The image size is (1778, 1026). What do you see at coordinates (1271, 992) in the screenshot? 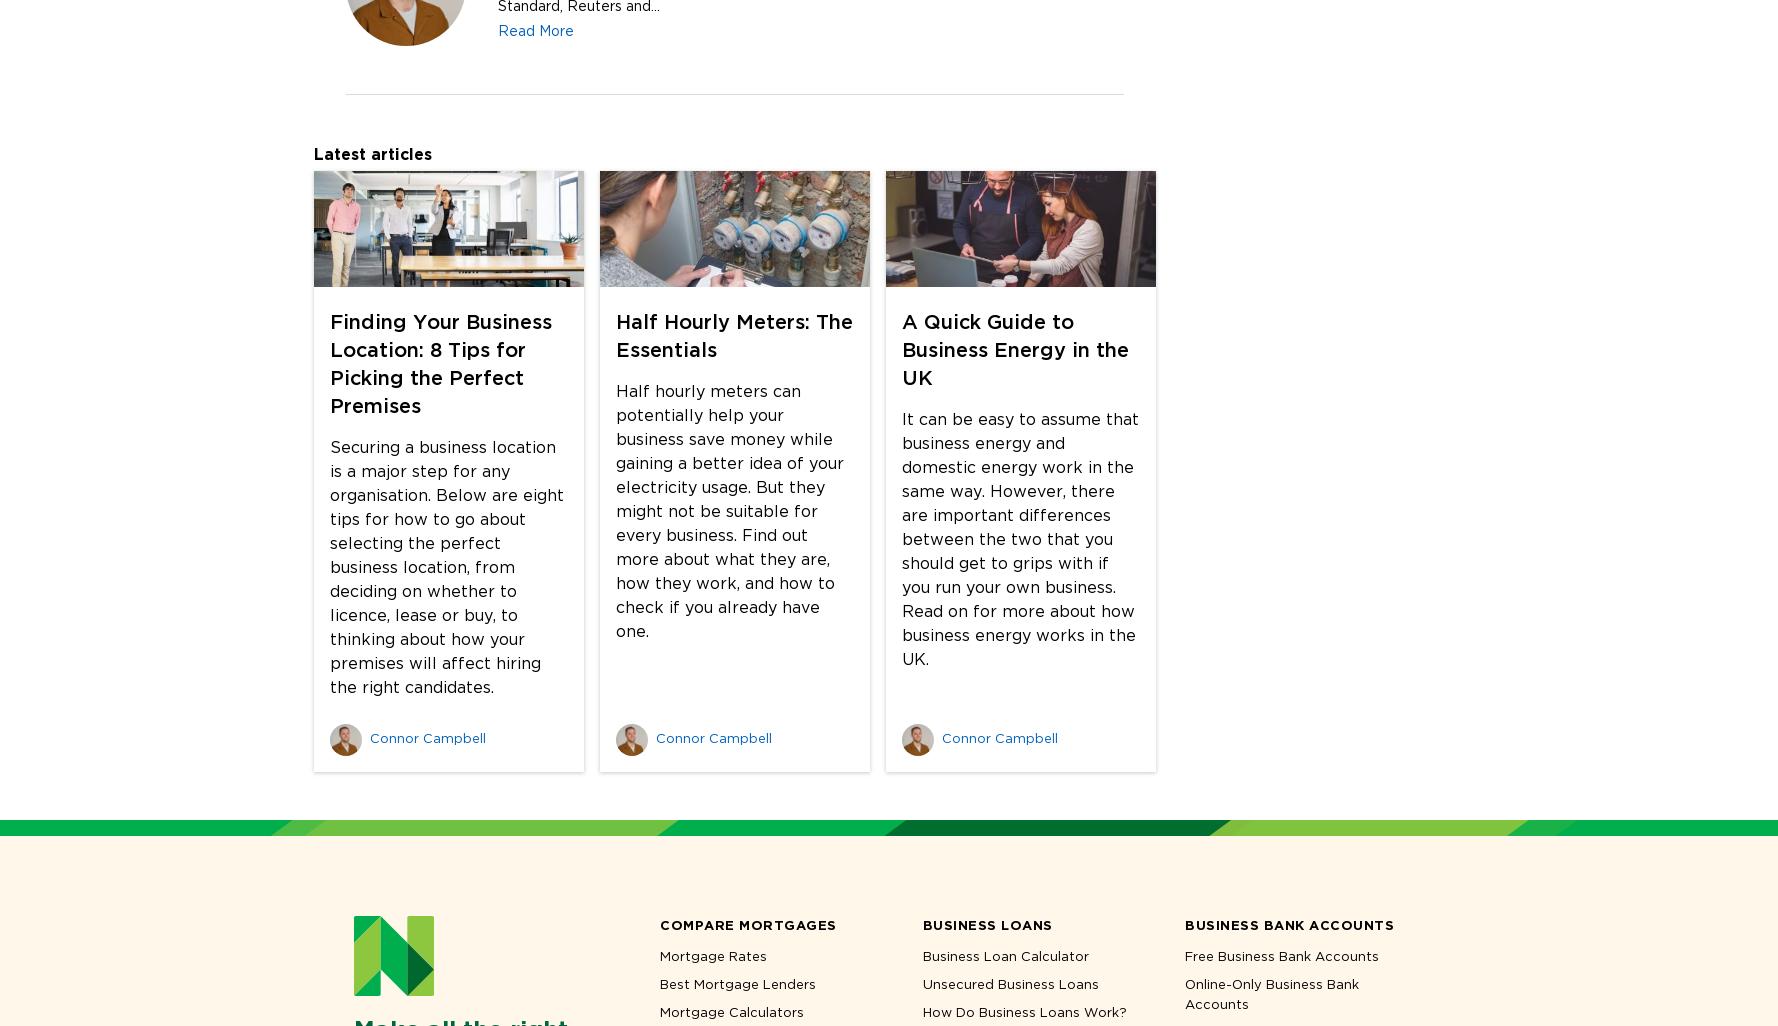
I see `'Online-Only Business Bank Accounts'` at bounding box center [1271, 992].